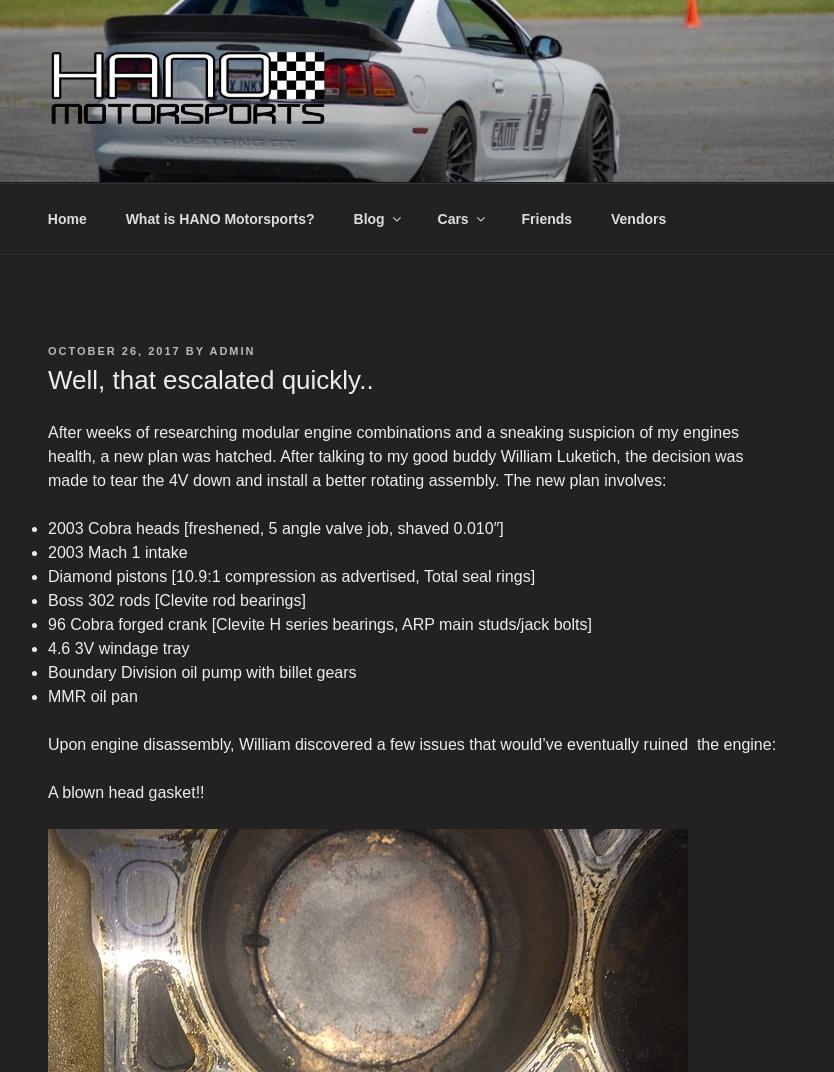 This screenshot has height=1072, width=834. I want to click on 'Boundary Division oil pump with billet gears', so click(201, 671).